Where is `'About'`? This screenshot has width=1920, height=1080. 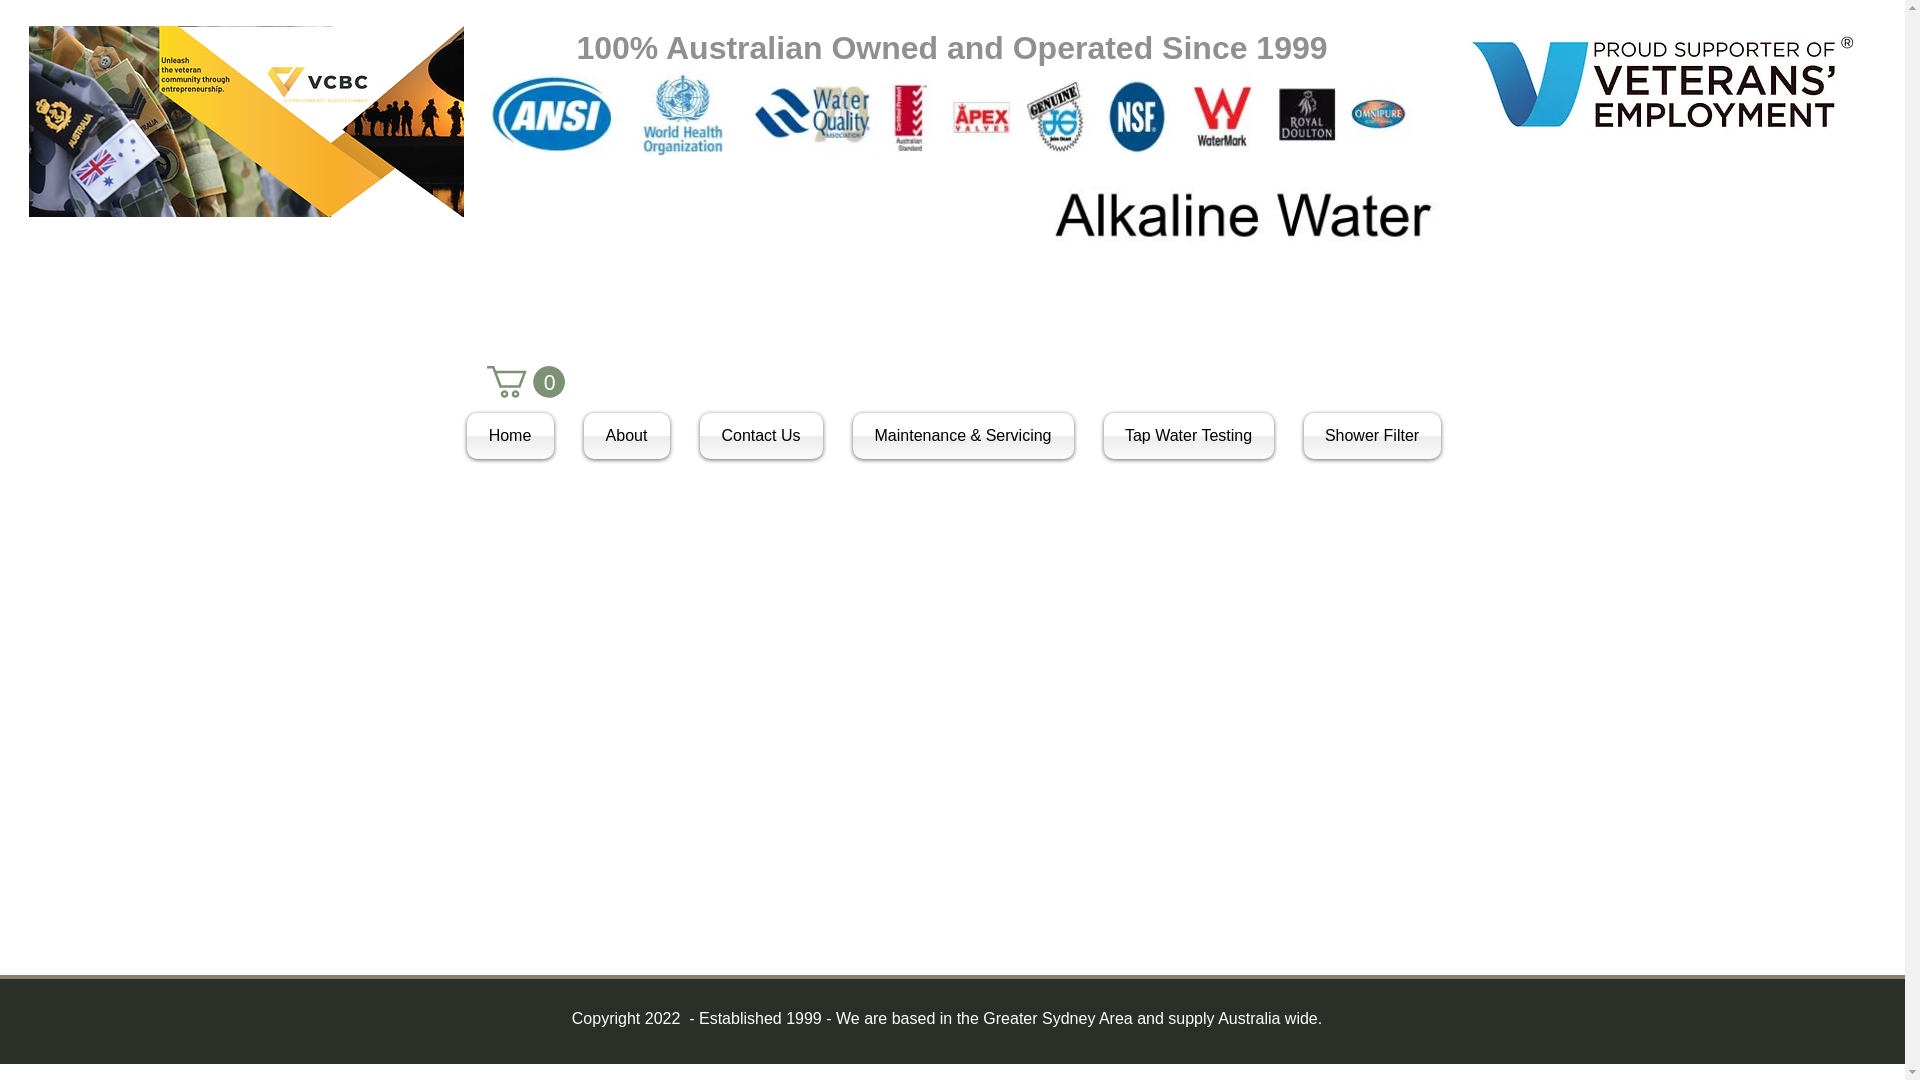 'About' is located at coordinates (624, 434).